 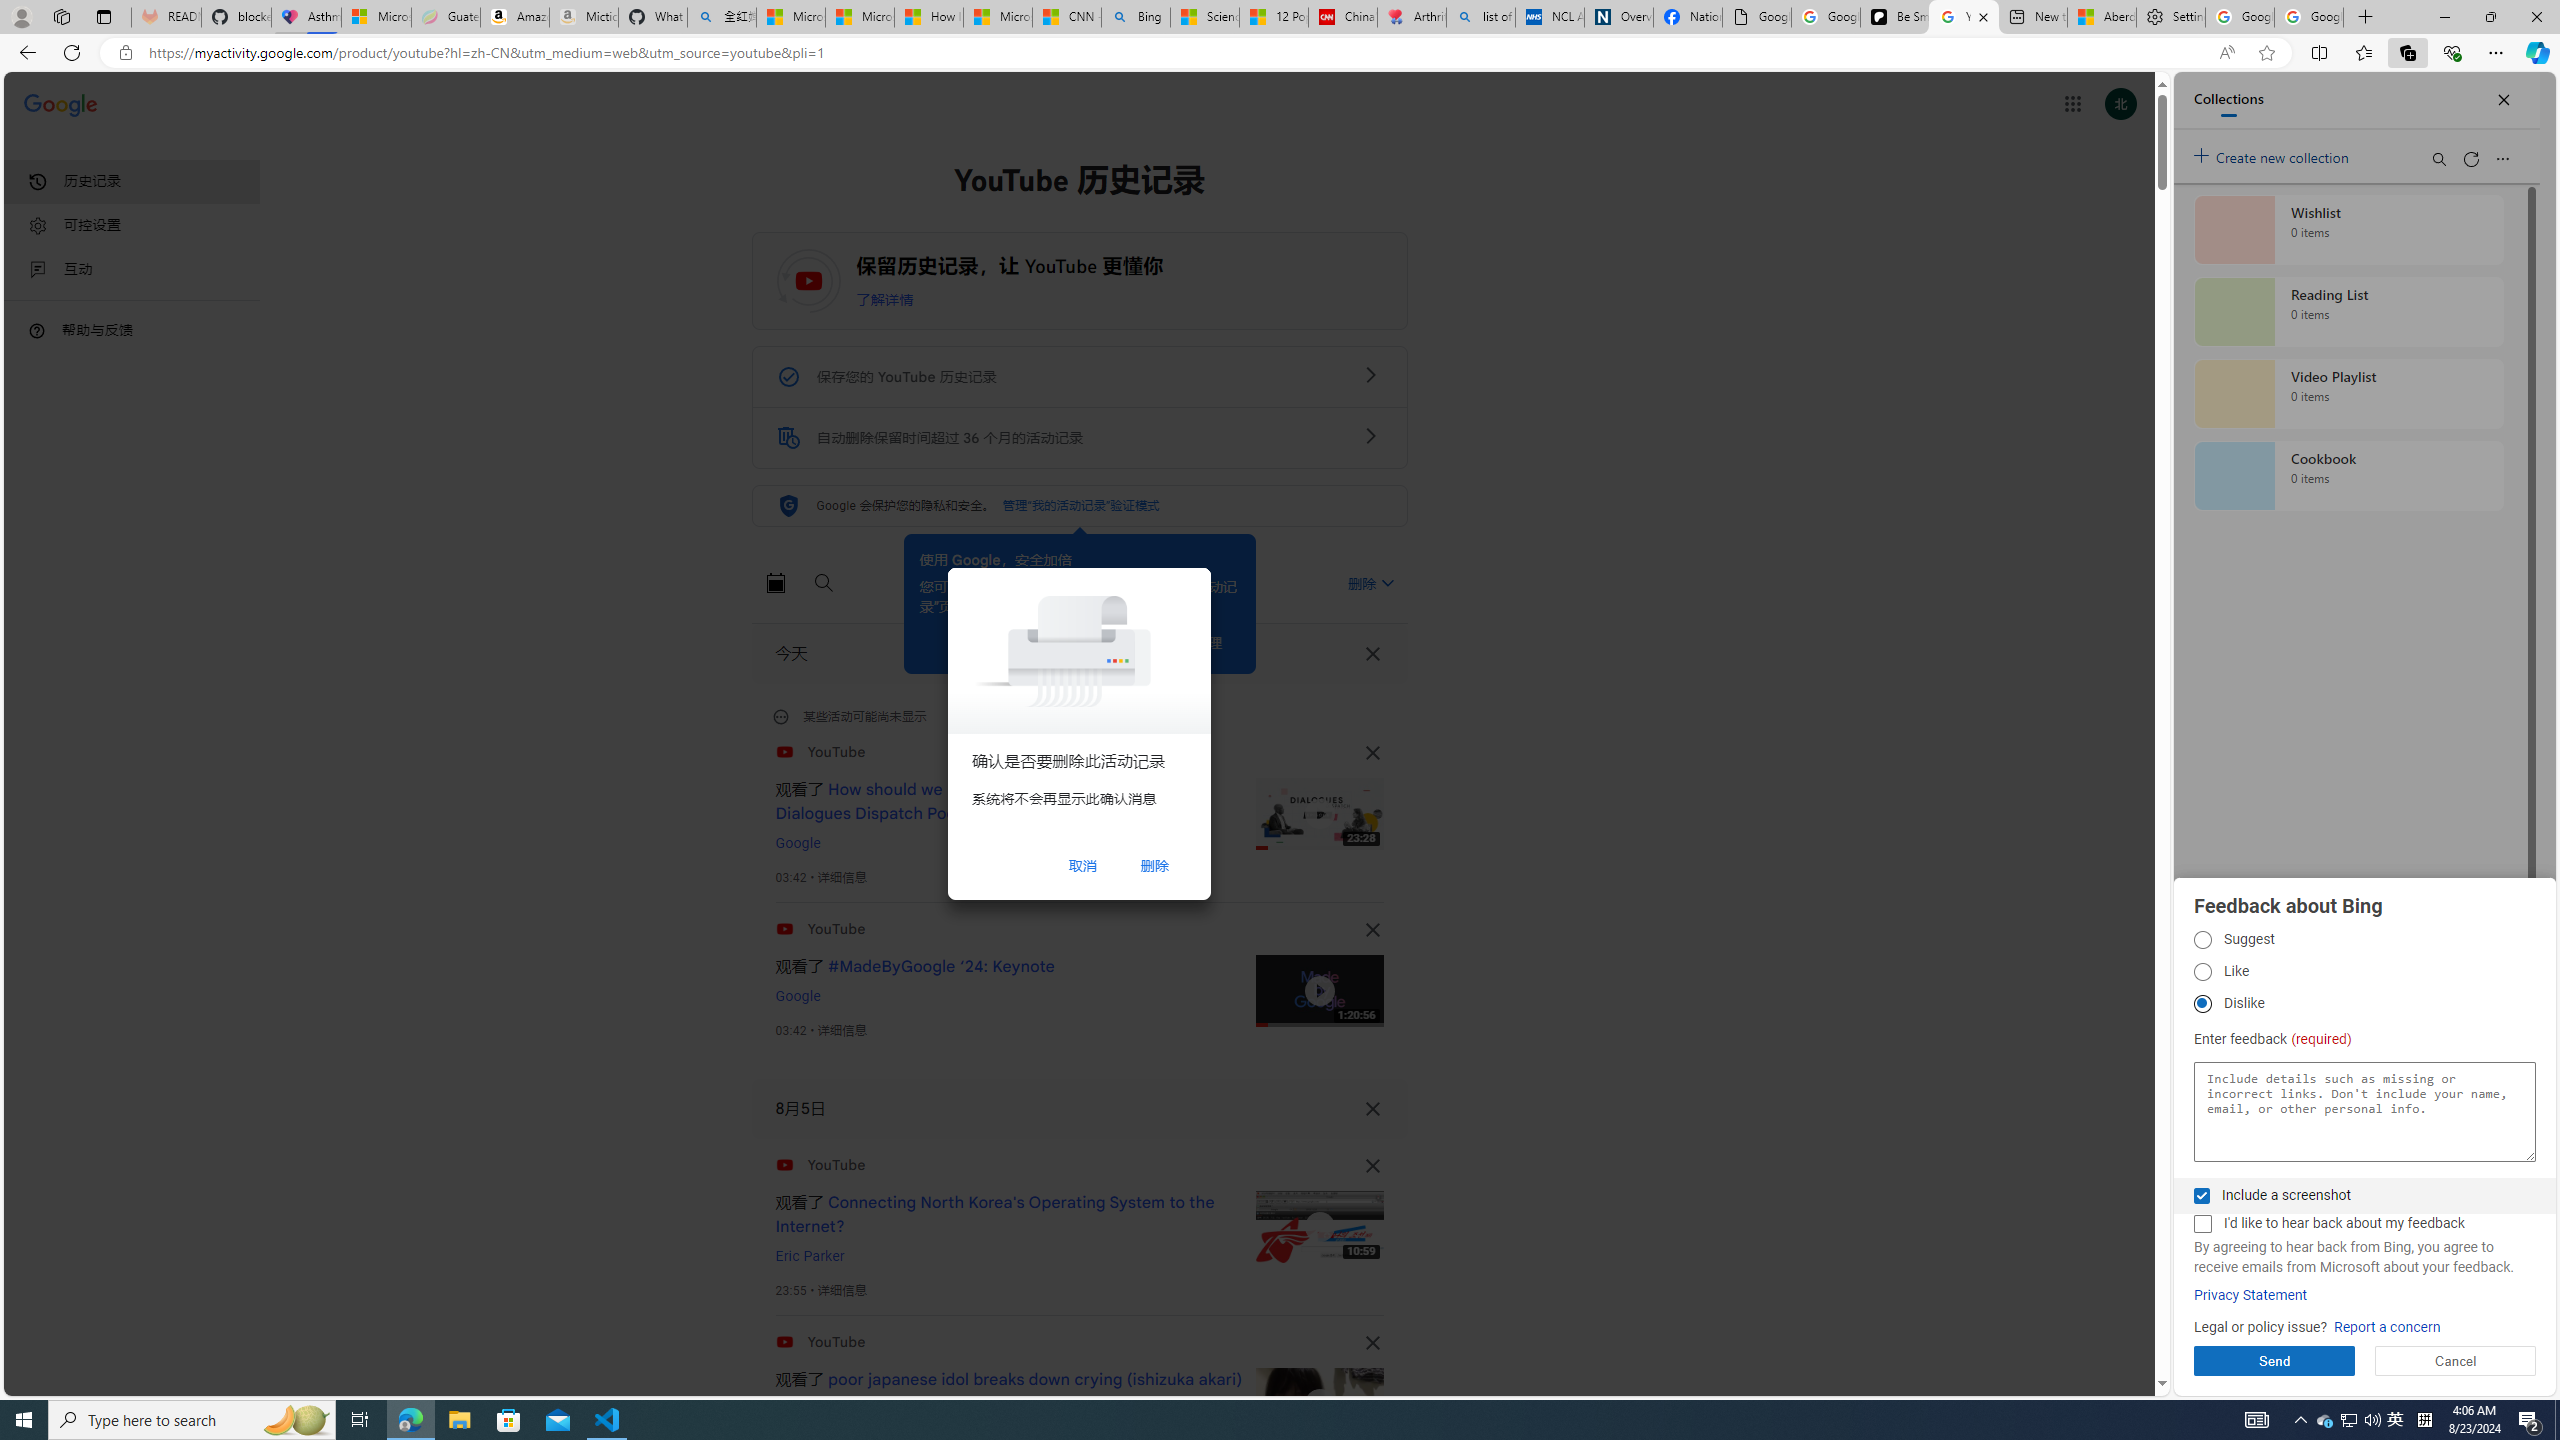 What do you see at coordinates (2201, 1003) in the screenshot?
I see `'AutomationID: fbpgdgtp3'` at bounding box center [2201, 1003].